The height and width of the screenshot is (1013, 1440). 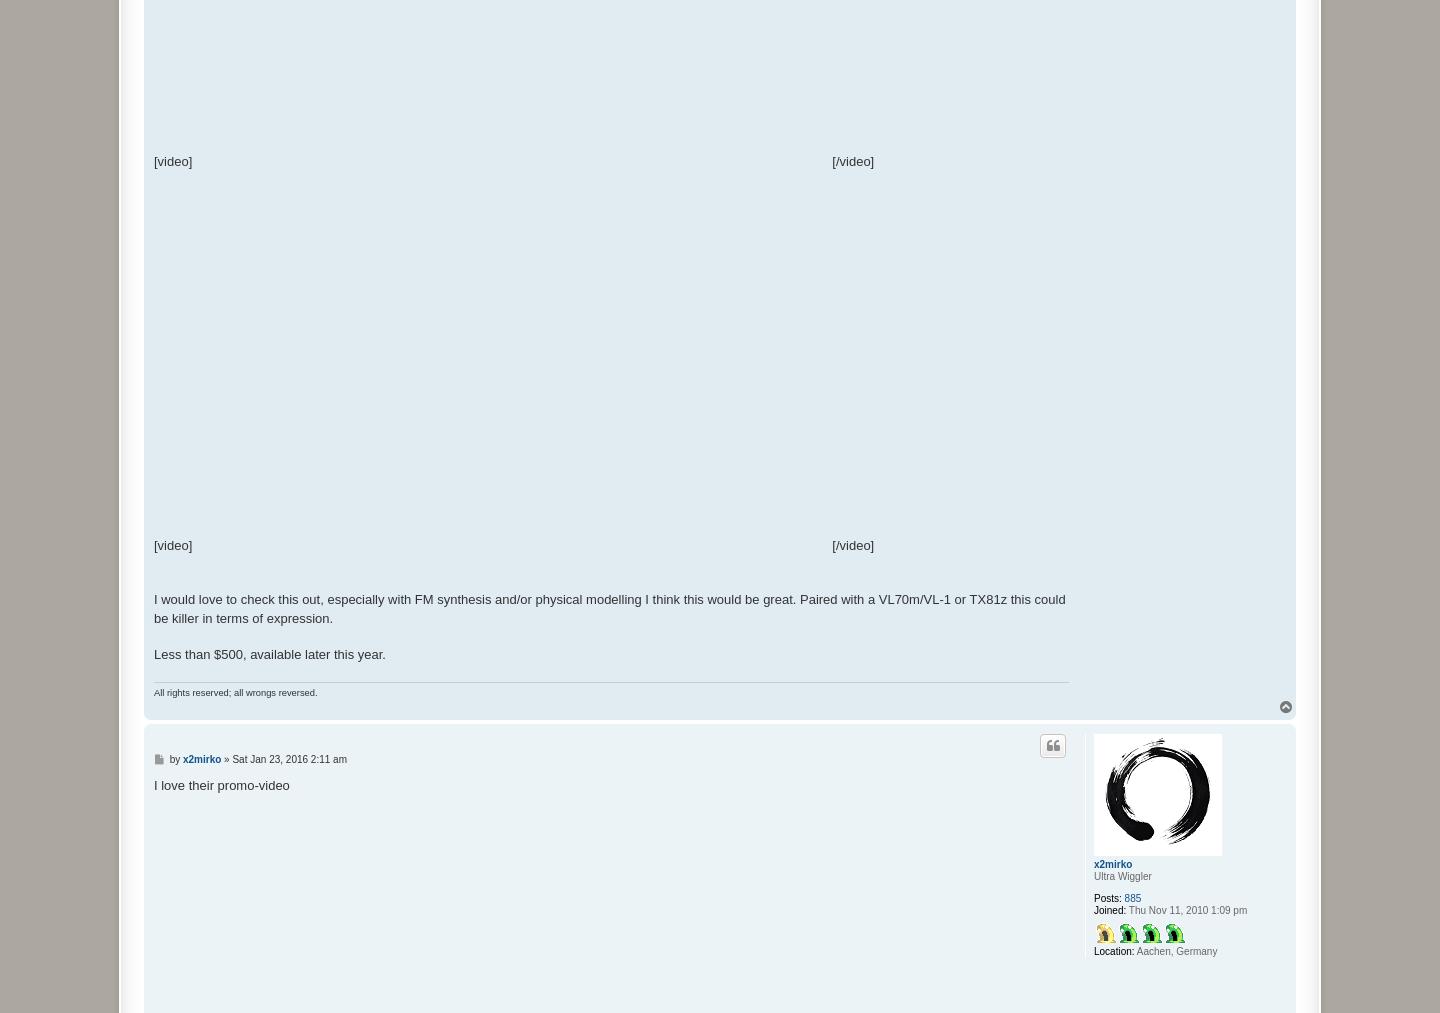 What do you see at coordinates (235, 690) in the screenshot?
I see `'All rights reserved; all wrongs reversed.'` at bounding box center [235, 690].